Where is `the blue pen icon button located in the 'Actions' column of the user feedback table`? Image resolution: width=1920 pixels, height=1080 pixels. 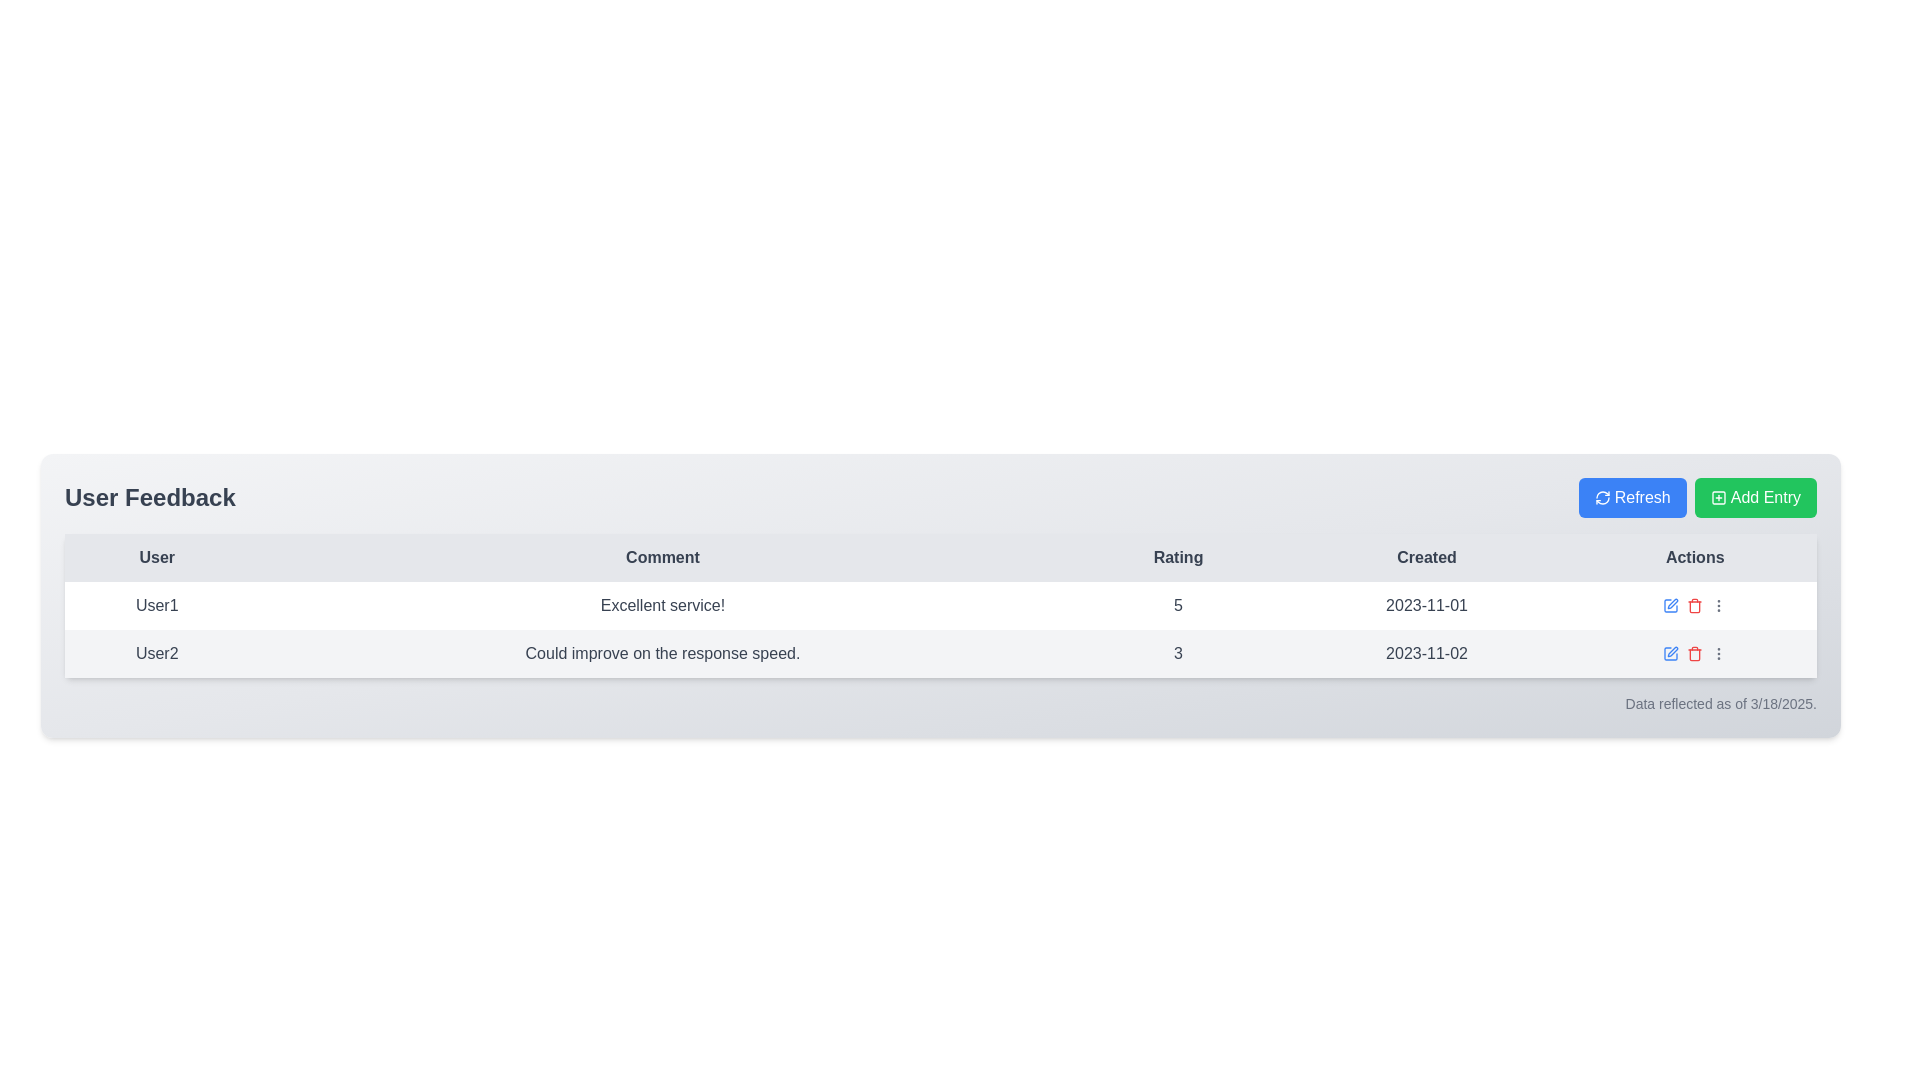 the blue pen icon button located in the 'Actions' column of the user feedback table is located at coordinates (1670, 604).